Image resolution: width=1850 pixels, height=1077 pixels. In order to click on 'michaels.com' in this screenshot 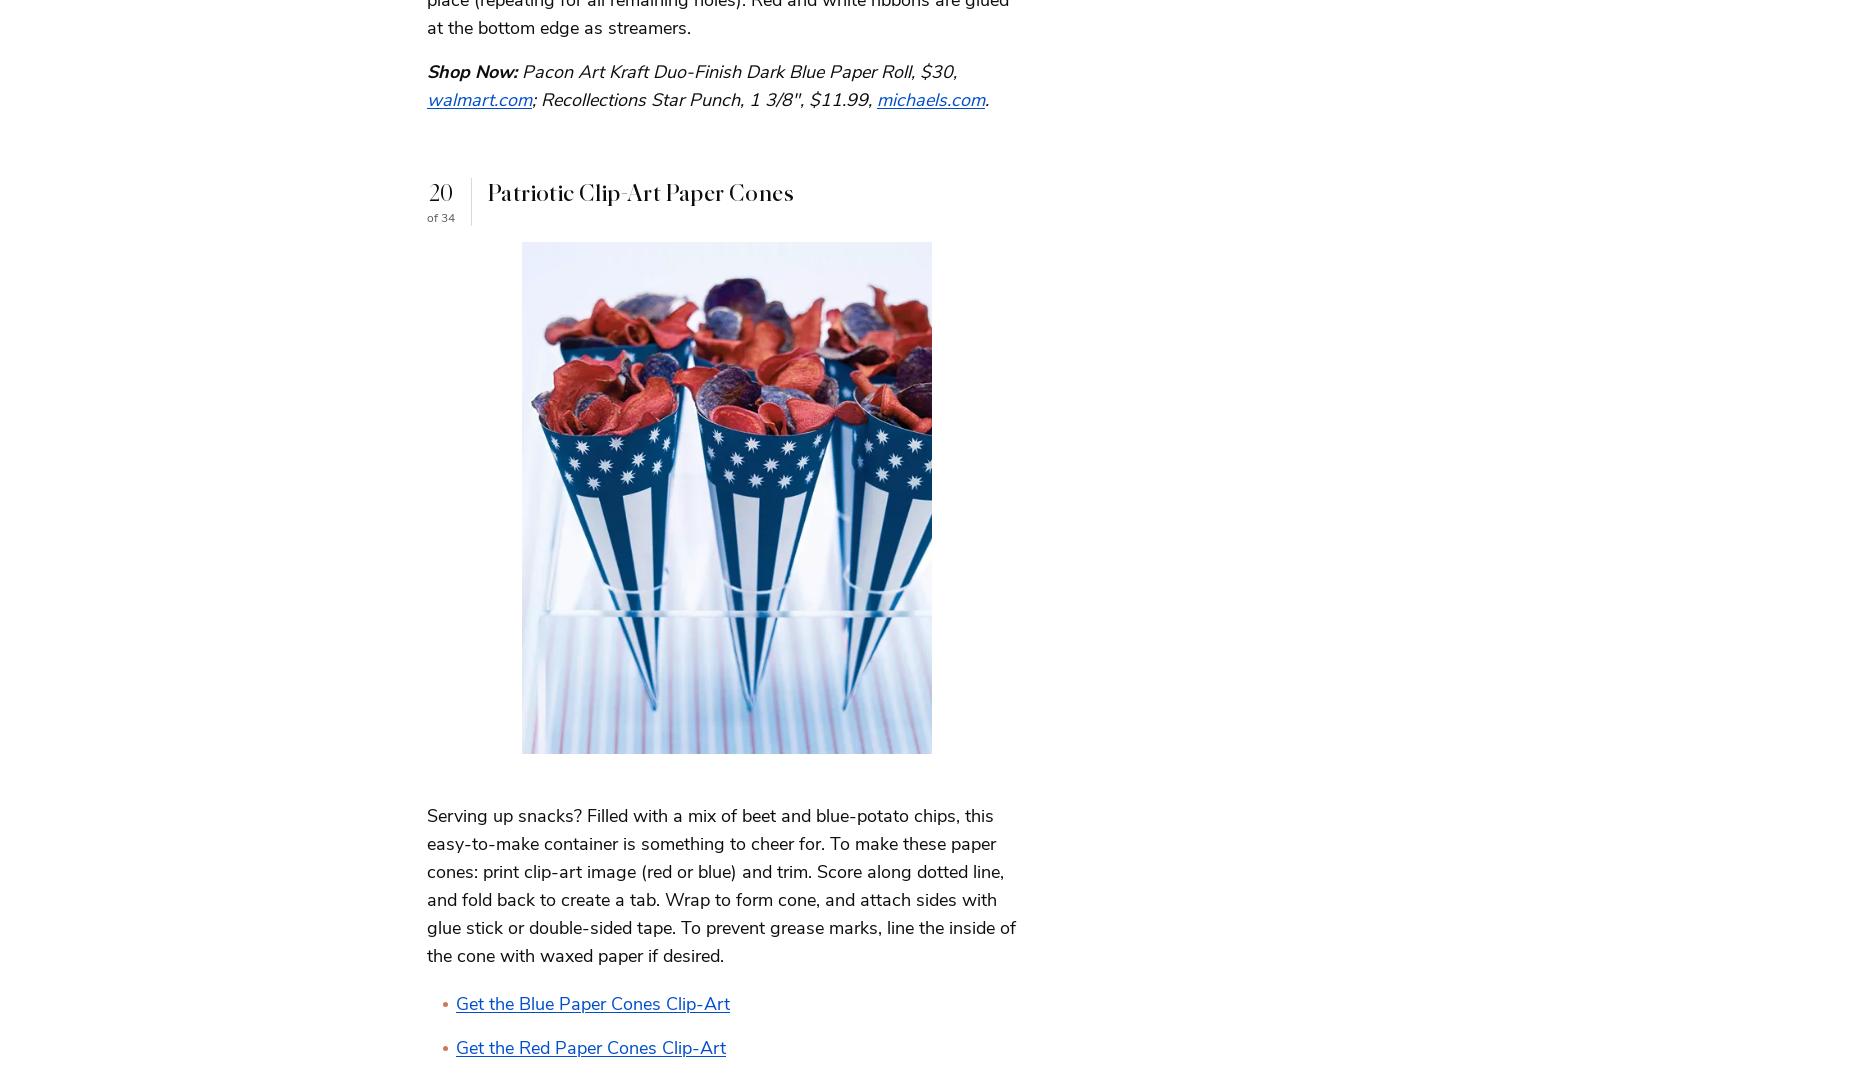, I will do `click(877, 97)`.